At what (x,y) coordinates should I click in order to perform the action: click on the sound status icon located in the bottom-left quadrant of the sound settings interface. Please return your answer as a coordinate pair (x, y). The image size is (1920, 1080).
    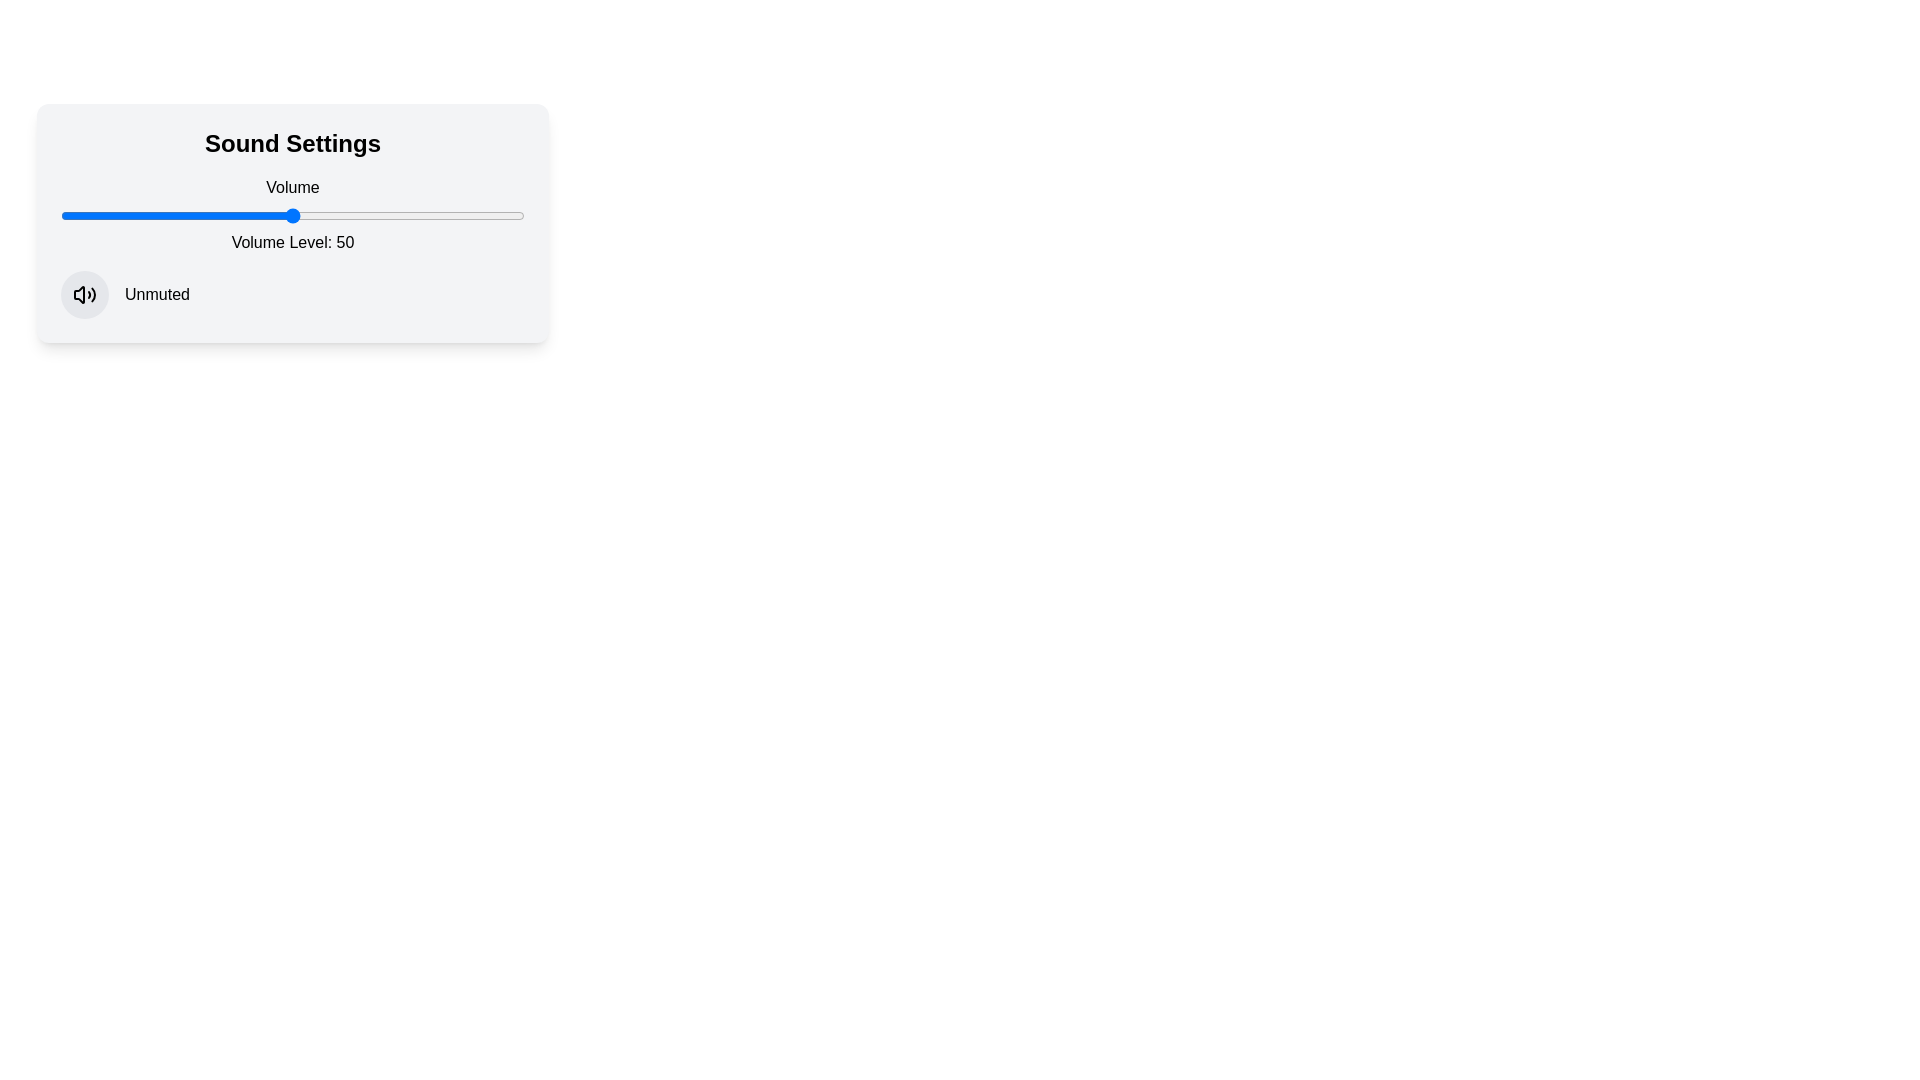
    Looking at the image, I should click on (84, 294).